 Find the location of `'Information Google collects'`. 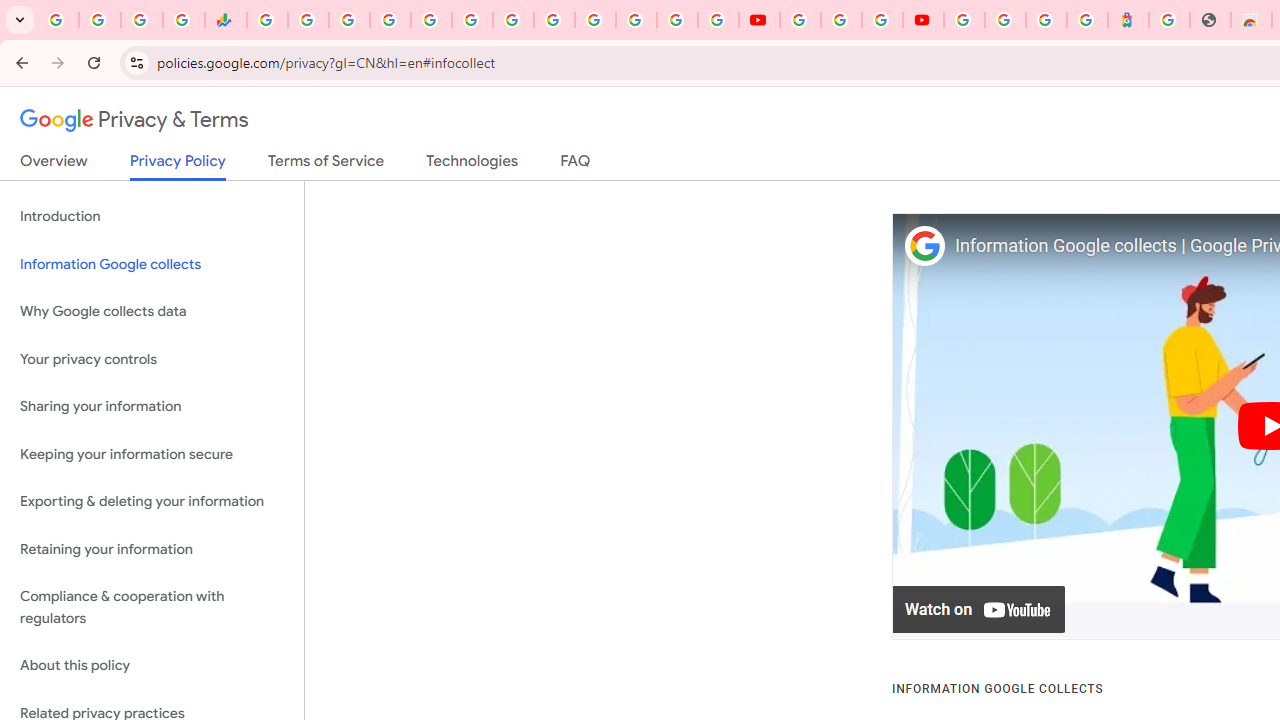

'Information Google collects' is located at coordinates (151, 263).